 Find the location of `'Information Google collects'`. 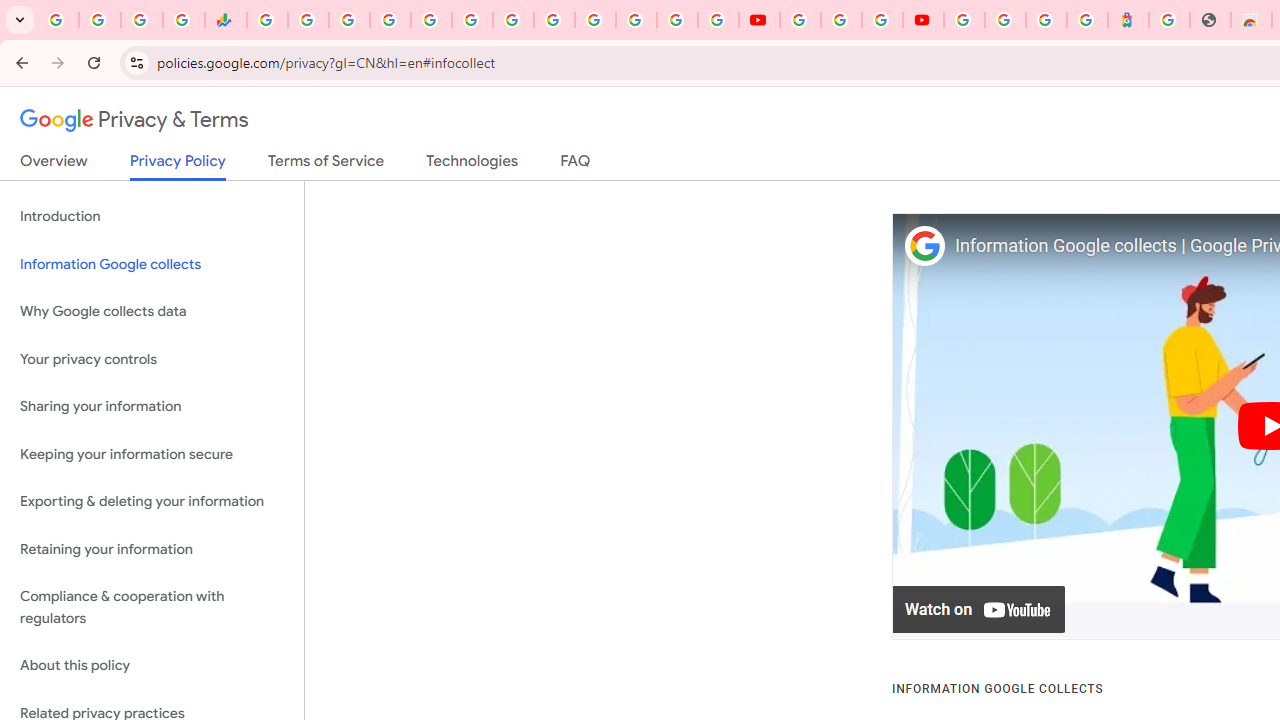

'Information Google collects' is located at coordinates (151, 263).